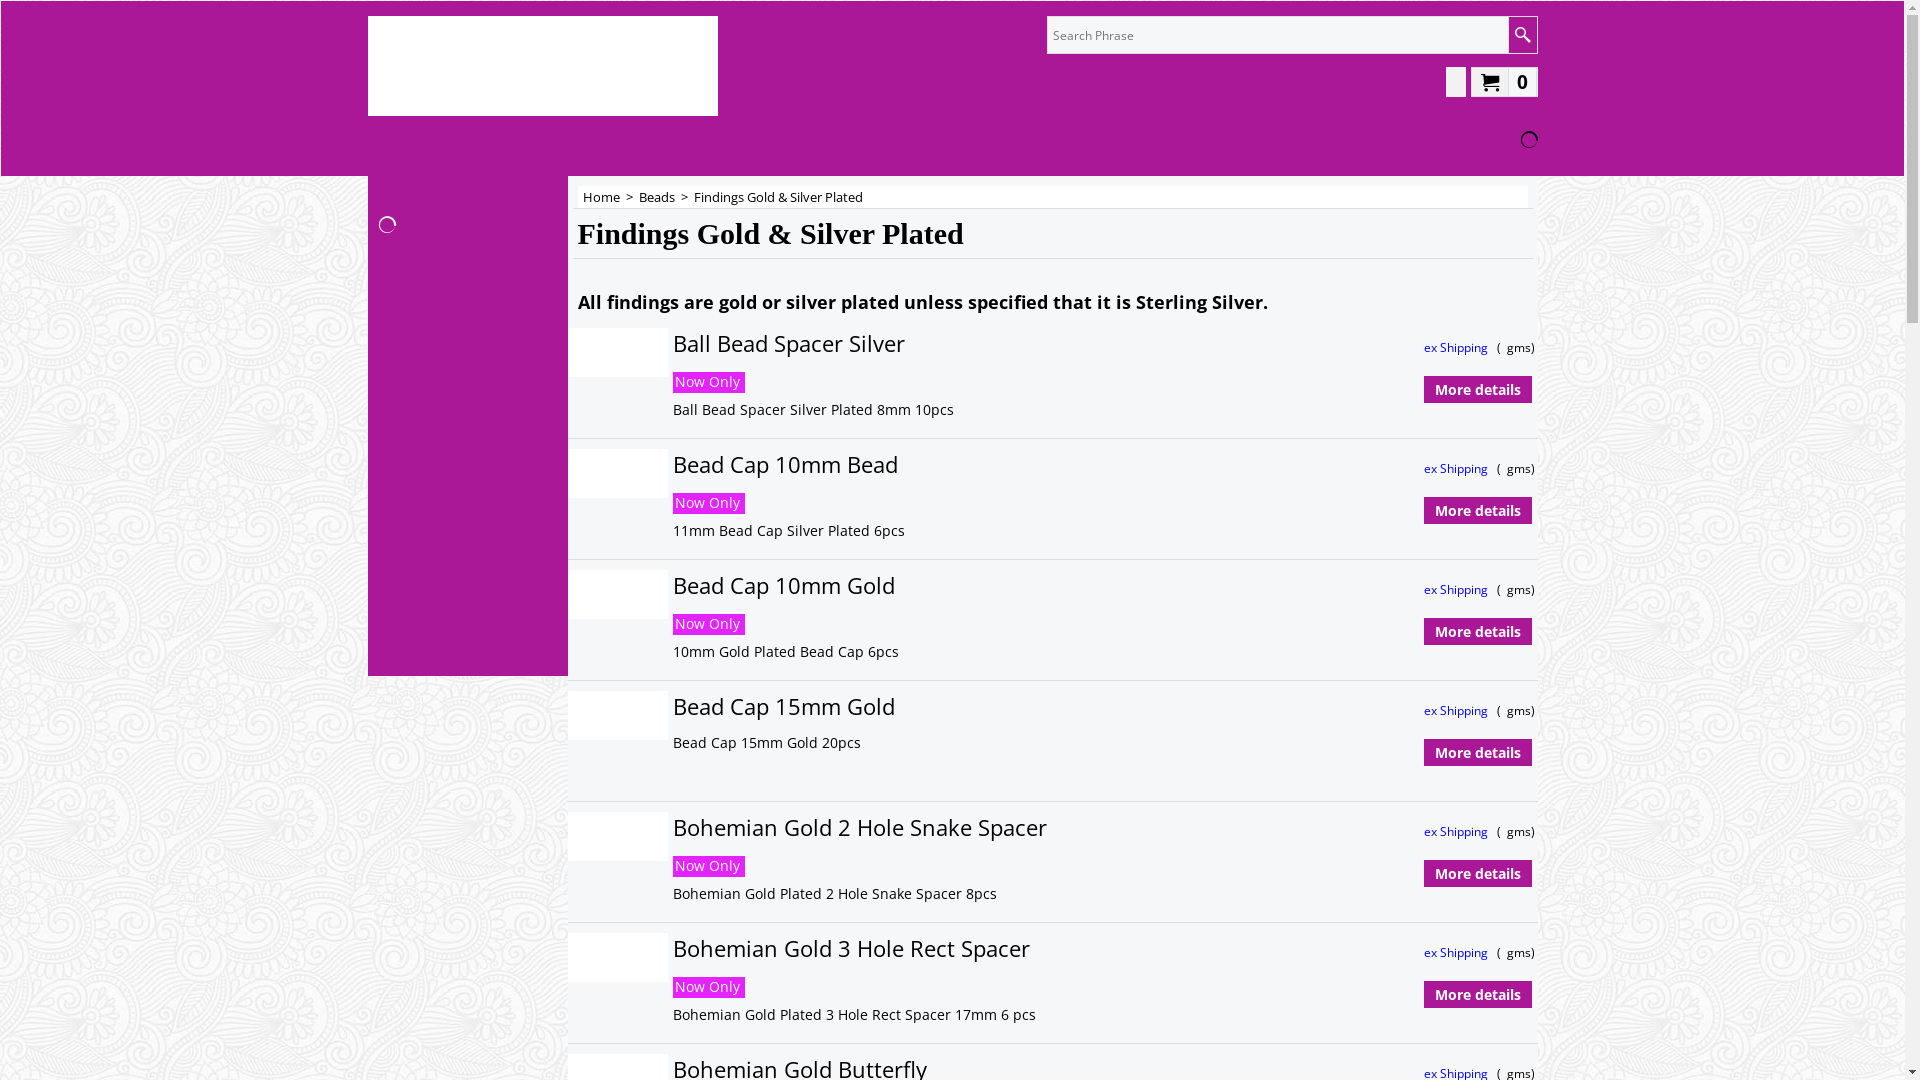 The width and height of the screenshot is (1920, 1080). Describe the element at coordinates (1423, 752) in the screenshot. I see `'More details'` at that location.